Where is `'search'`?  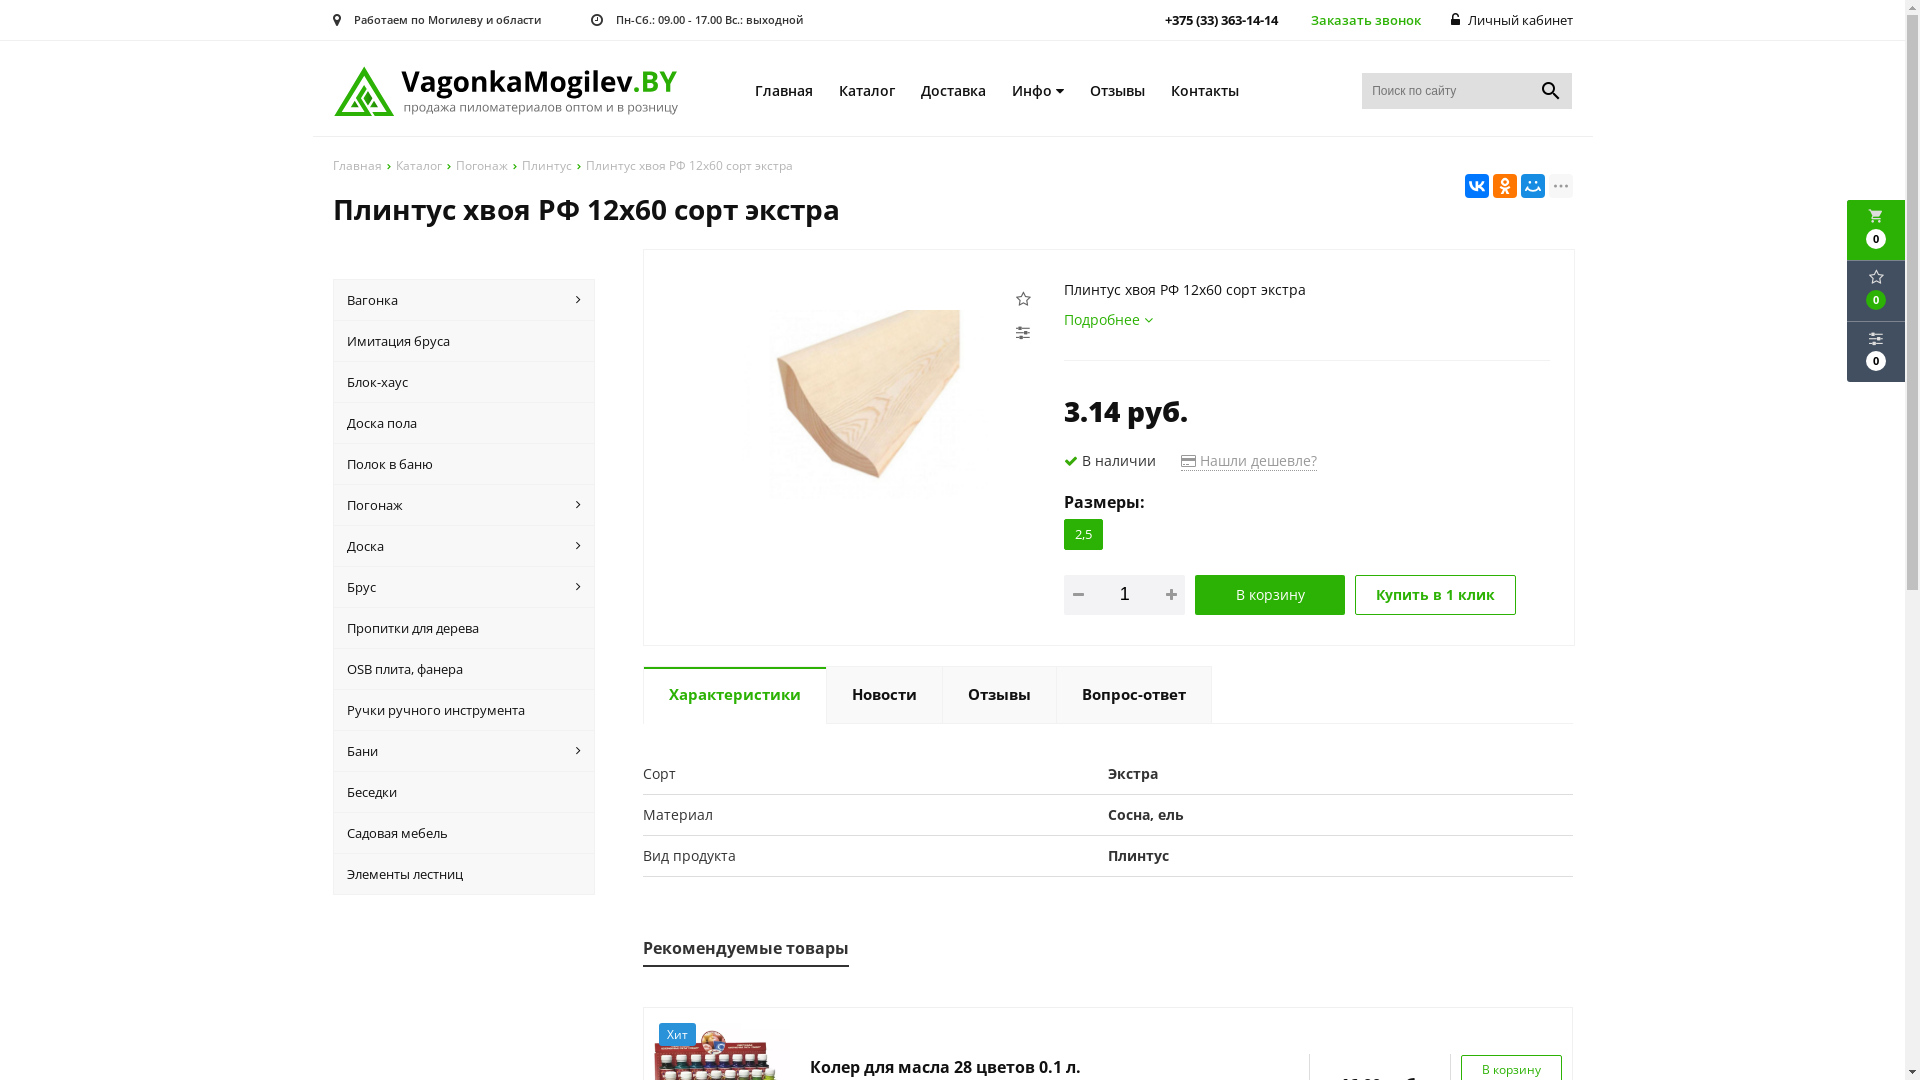
'search' is located at coordinates (1549, 91).